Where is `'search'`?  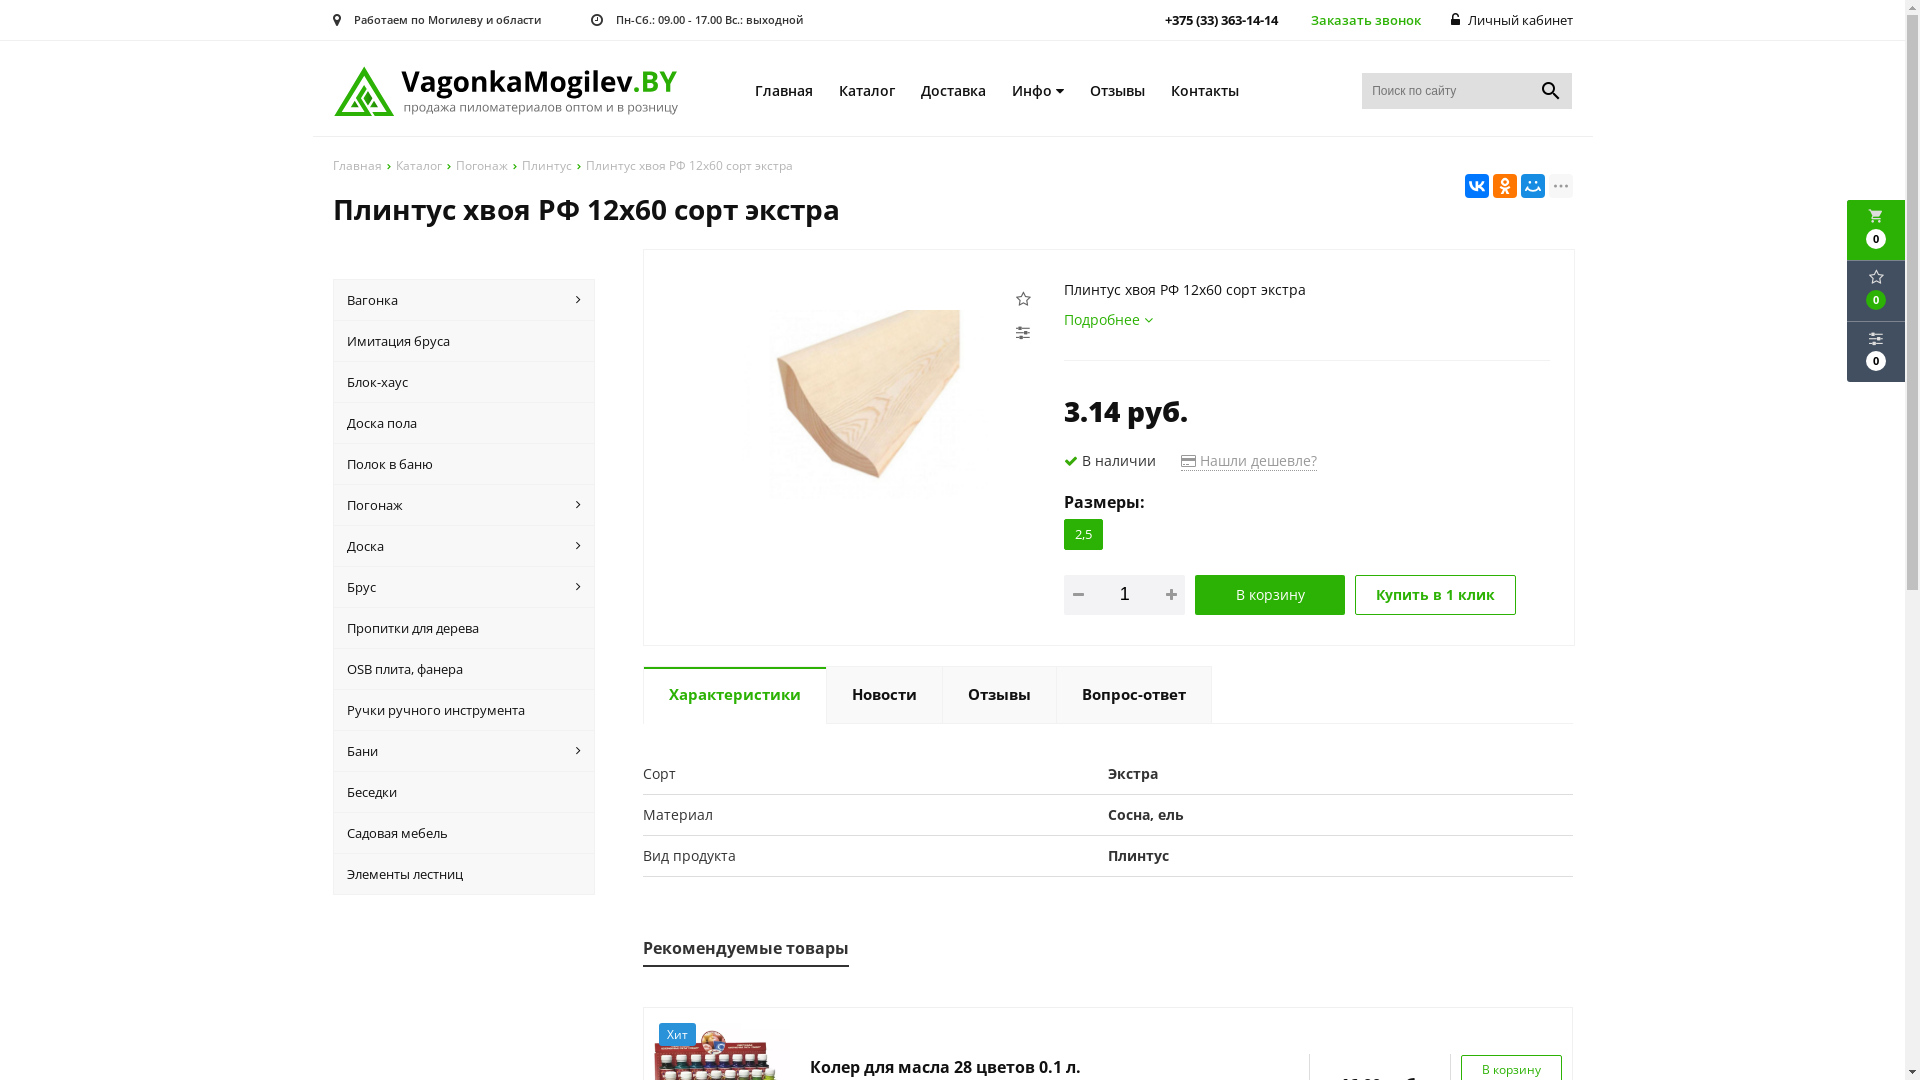
'search' is located at coordinates (1549, 91).